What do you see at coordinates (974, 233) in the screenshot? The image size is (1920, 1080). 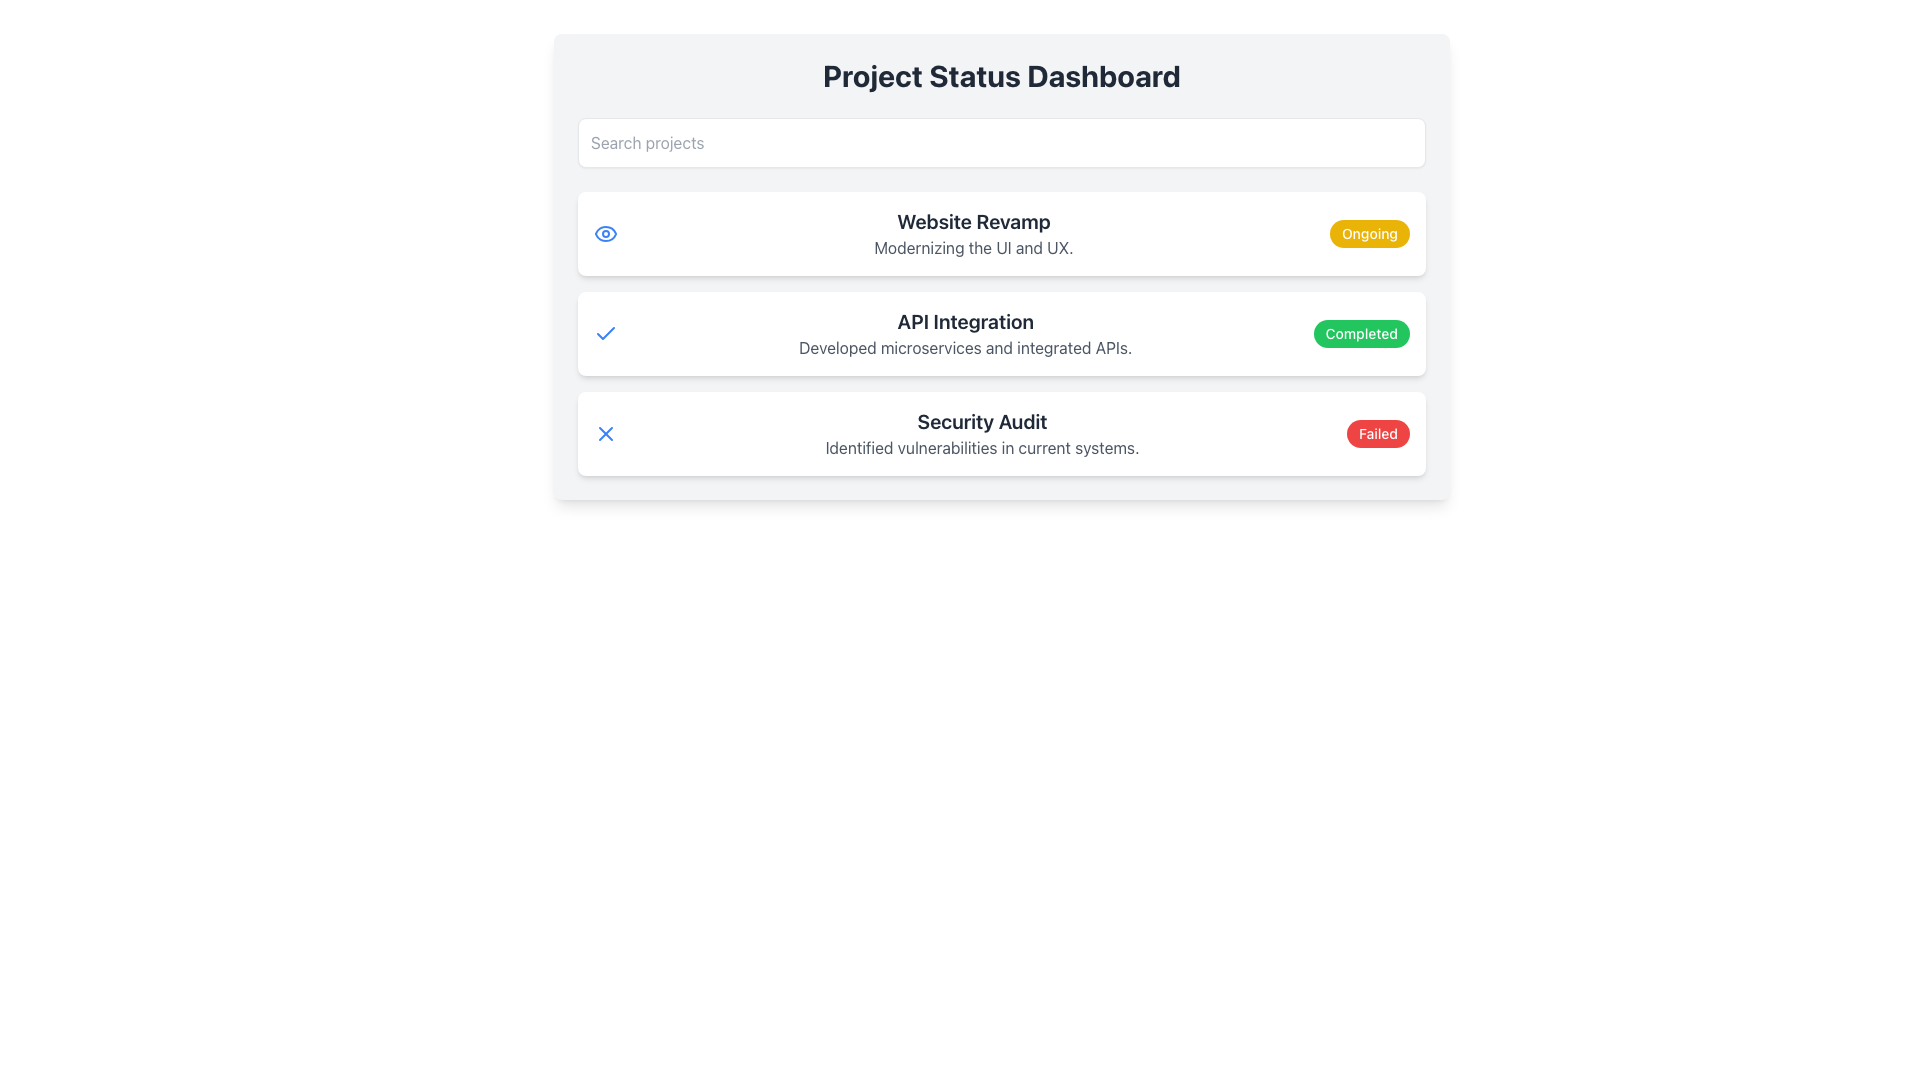 I see `the text display component that serves as a header and subtitle for the project card named 'Website Revamp', located at the center of a horizontal row in the project status dashboard interface` at bounding box center [974, 233].